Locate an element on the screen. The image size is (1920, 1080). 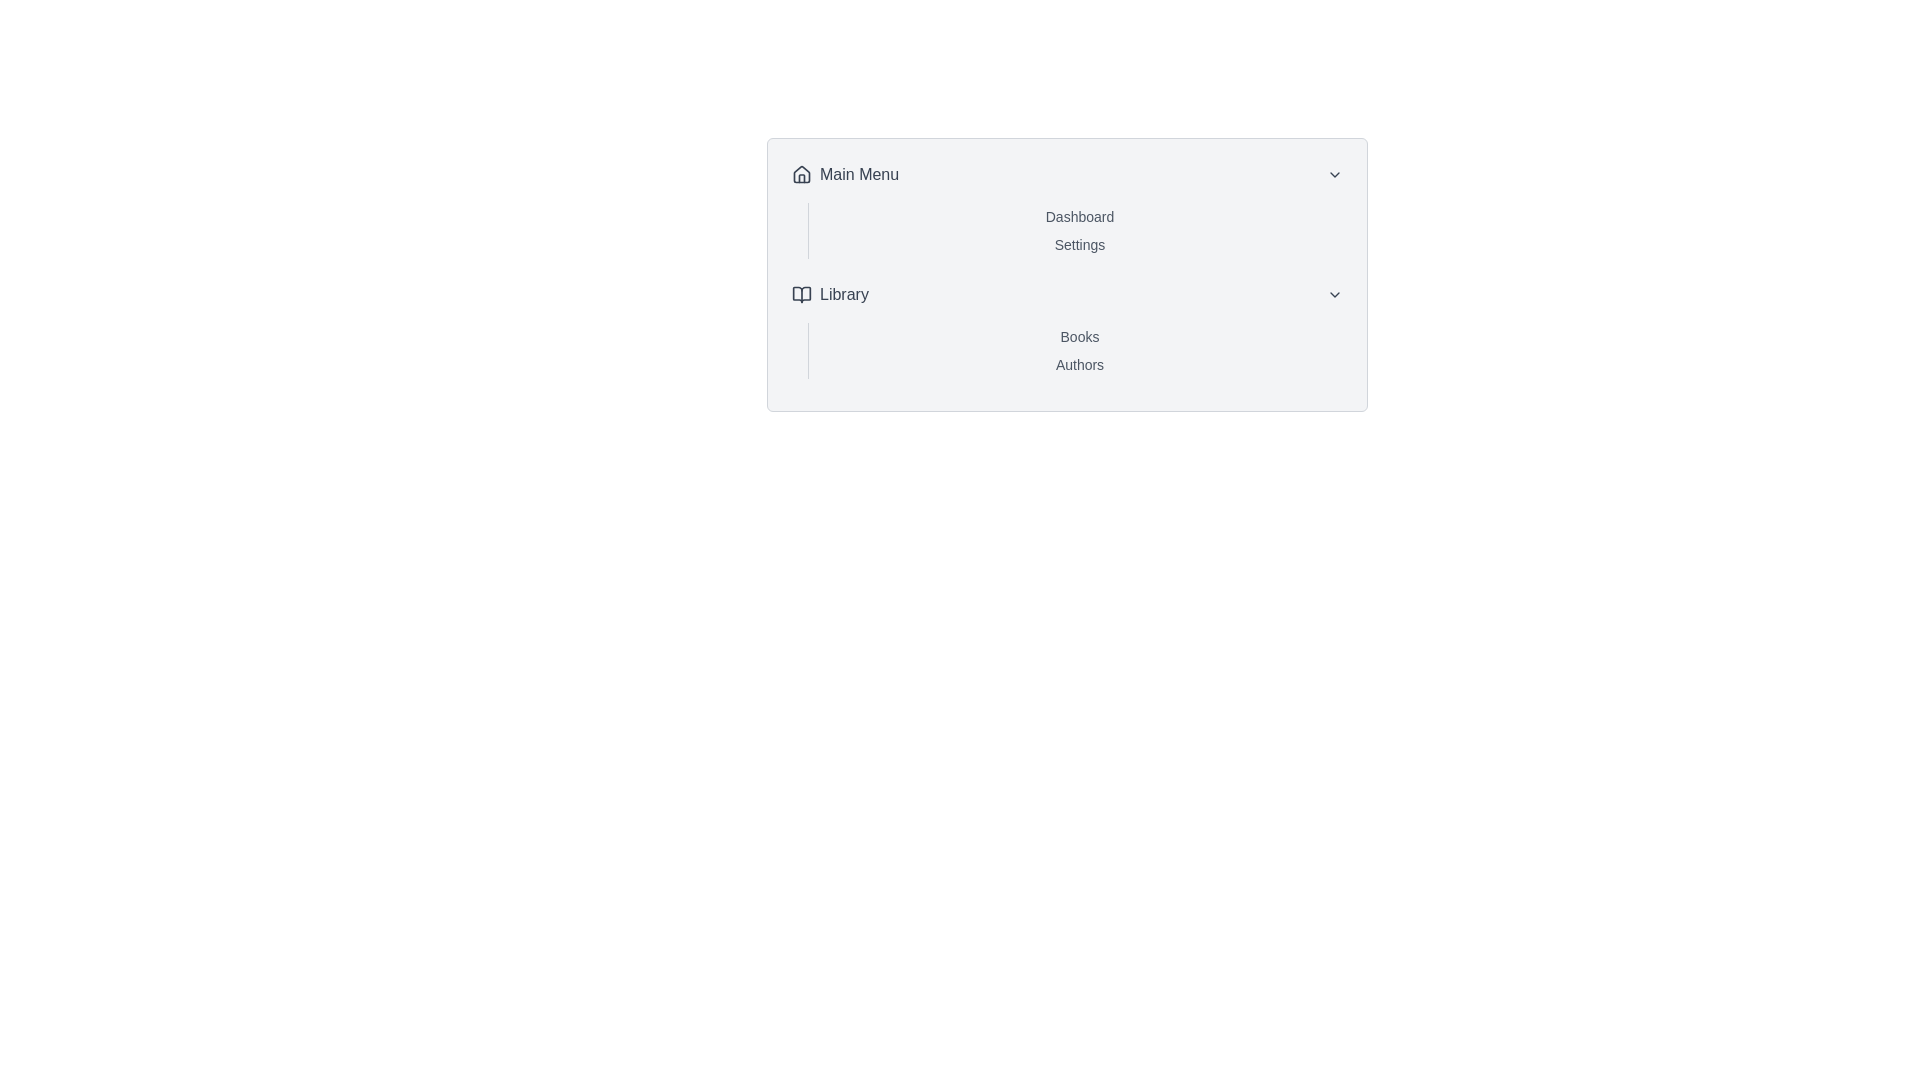
the right part of the open book icon in the 'Library' menu item to interact with it is located at coordinates (801, 294).